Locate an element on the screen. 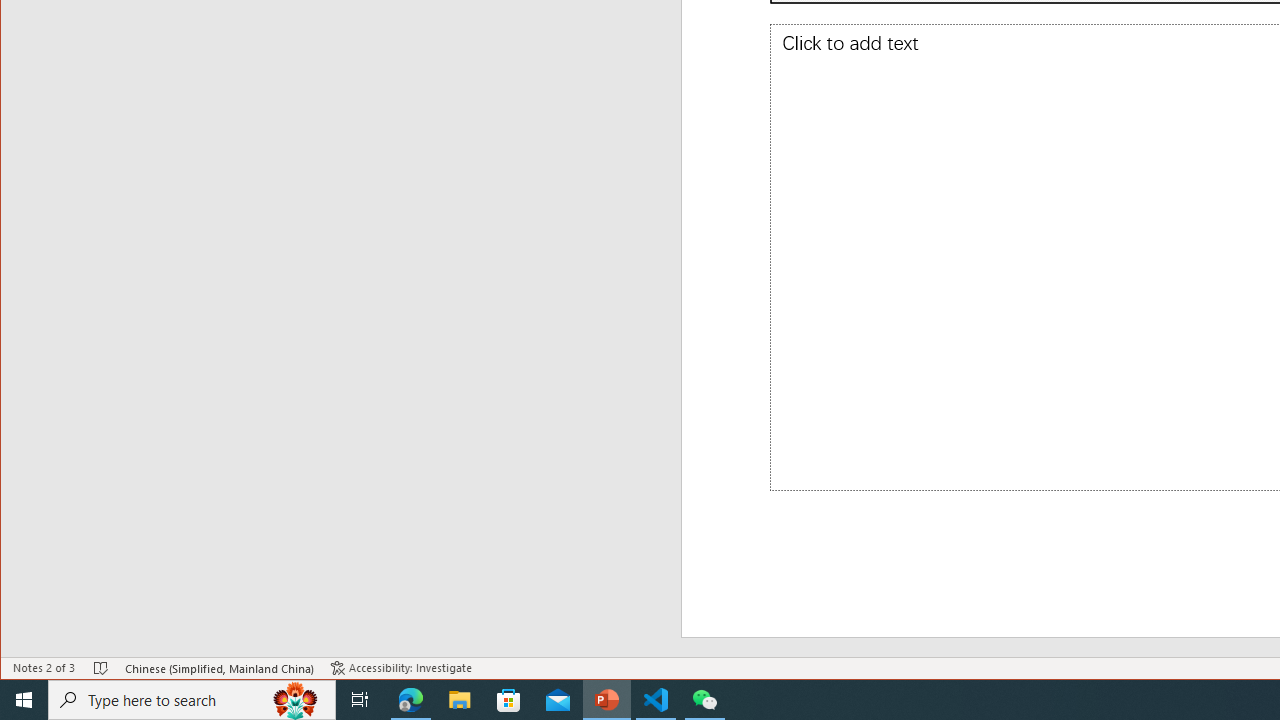 The height and width of the screenshot is (720, 1280). 'Spell Check No Errors' is located at coordinates (100, 668).